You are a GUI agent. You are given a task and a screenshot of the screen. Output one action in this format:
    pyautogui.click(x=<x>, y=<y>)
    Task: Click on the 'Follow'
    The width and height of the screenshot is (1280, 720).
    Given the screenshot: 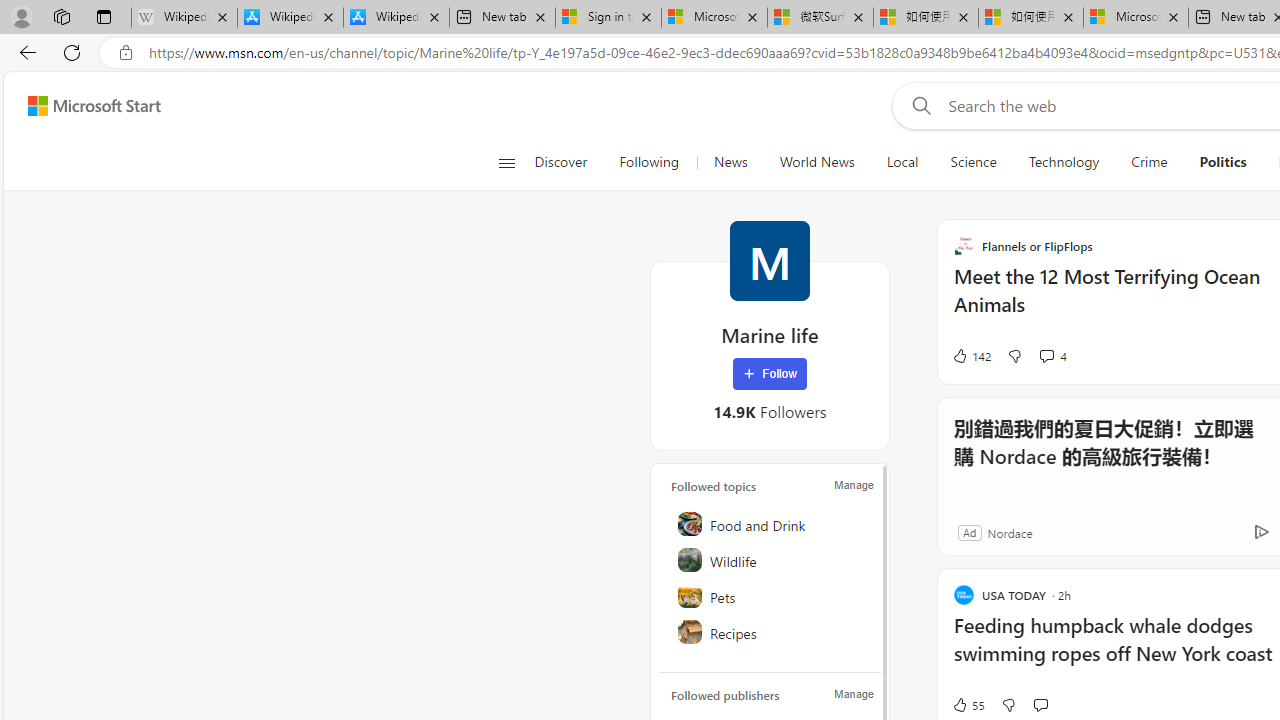 What is the action you would take?
    pyautogui.click(x=768, y=374)
    